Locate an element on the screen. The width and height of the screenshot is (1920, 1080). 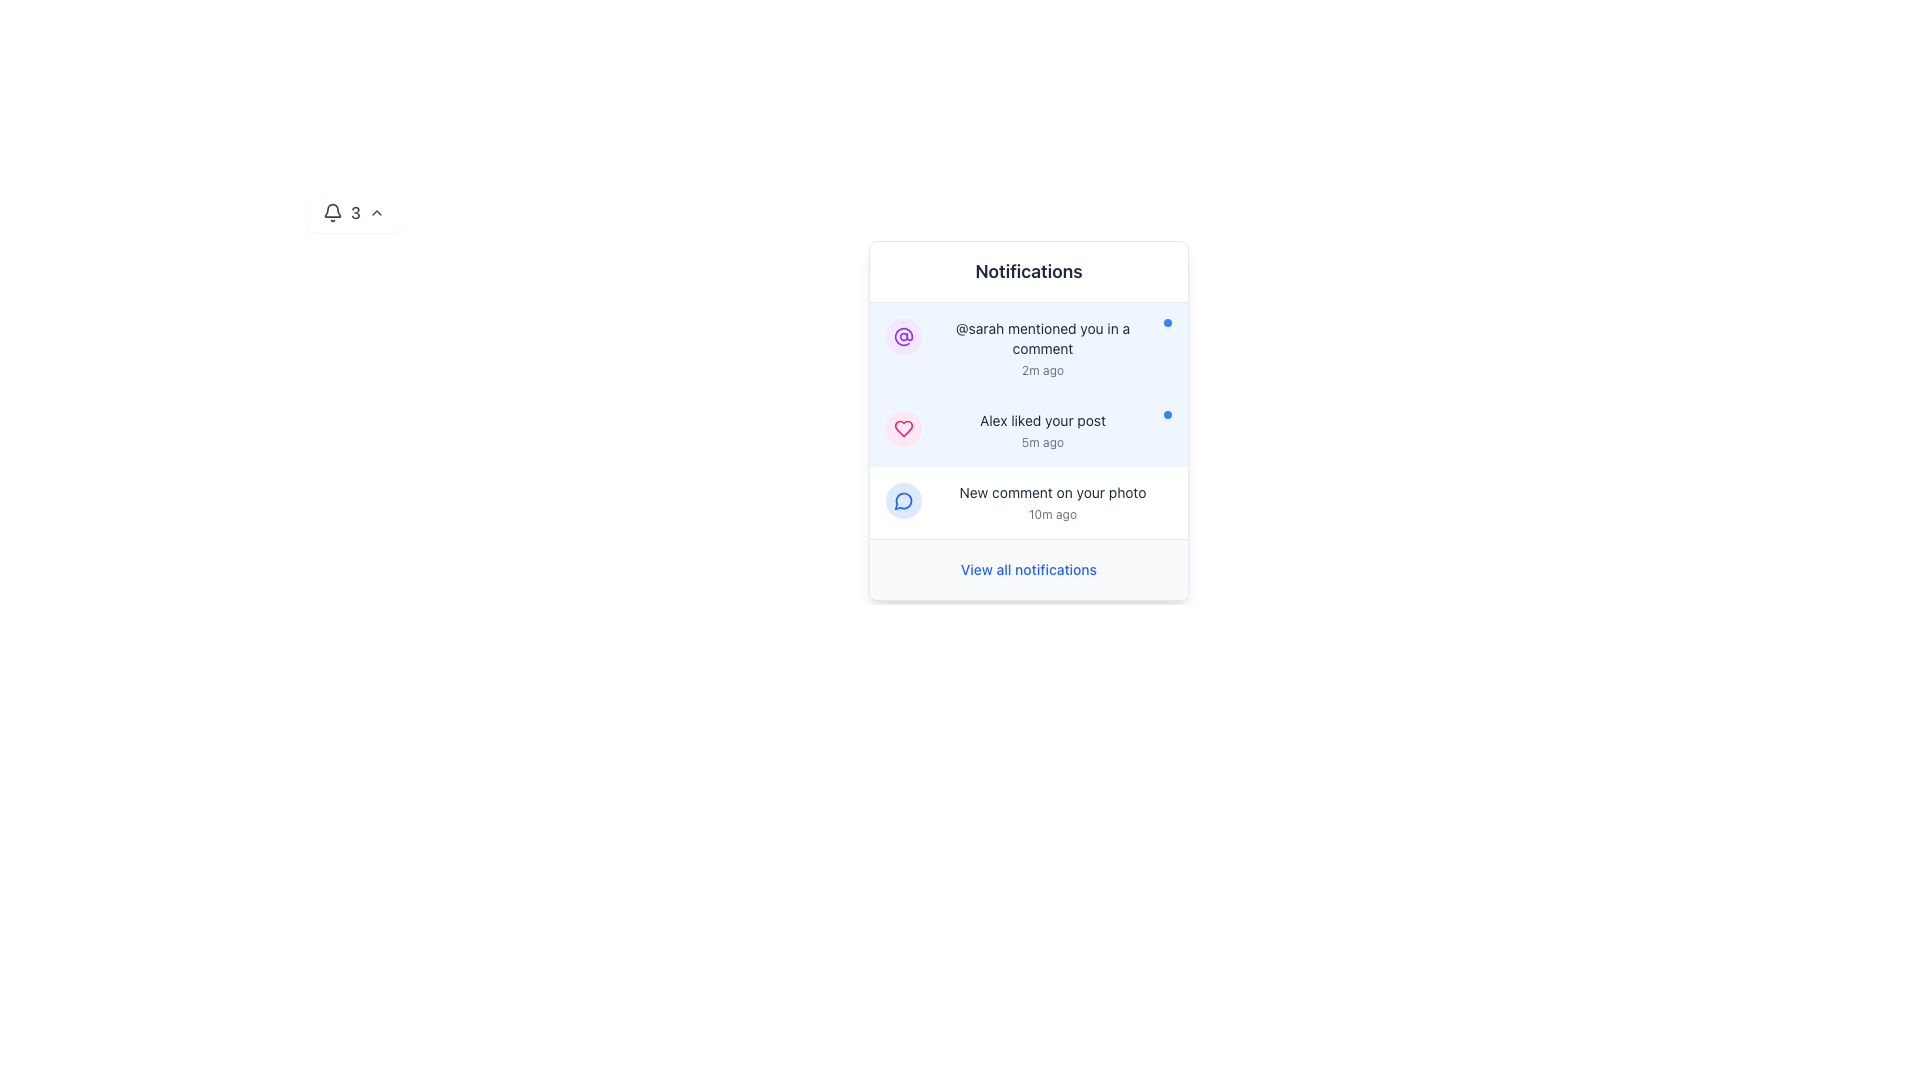
the first notification item in the popup panel, which has a light blue background, a purple '@' icon, and black textual content is located at coordinates (1028, 347).